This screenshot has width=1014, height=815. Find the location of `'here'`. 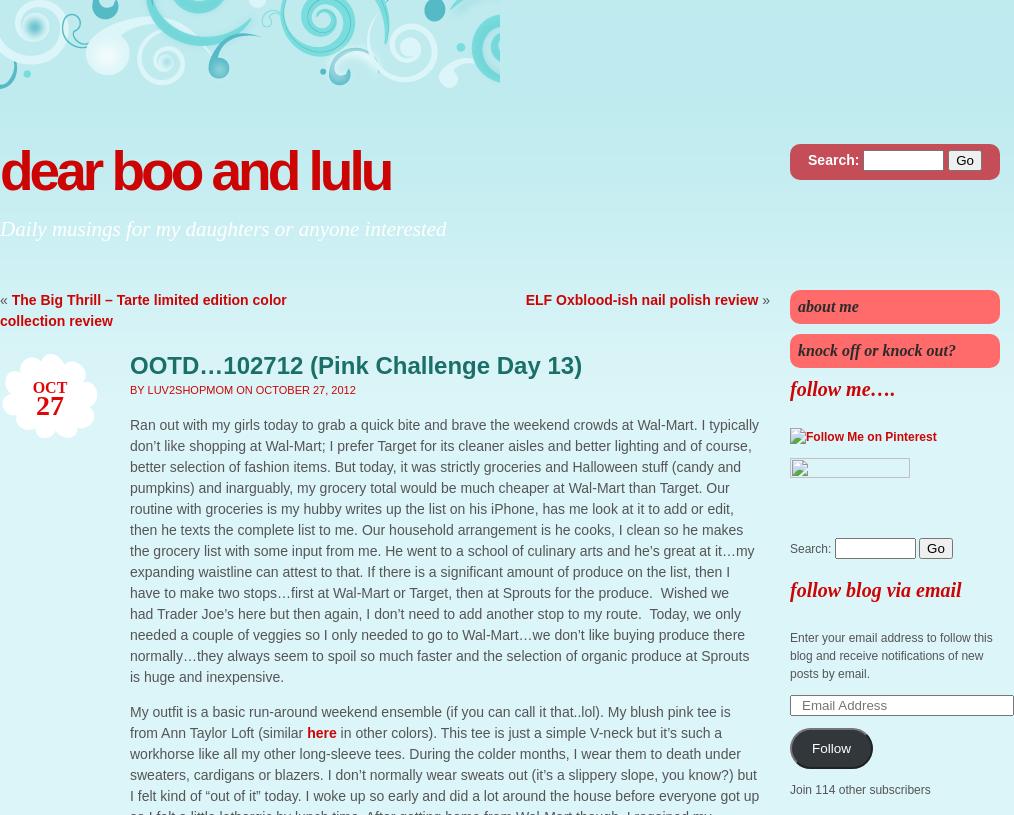

'here' is located at coordinates (321, 733).